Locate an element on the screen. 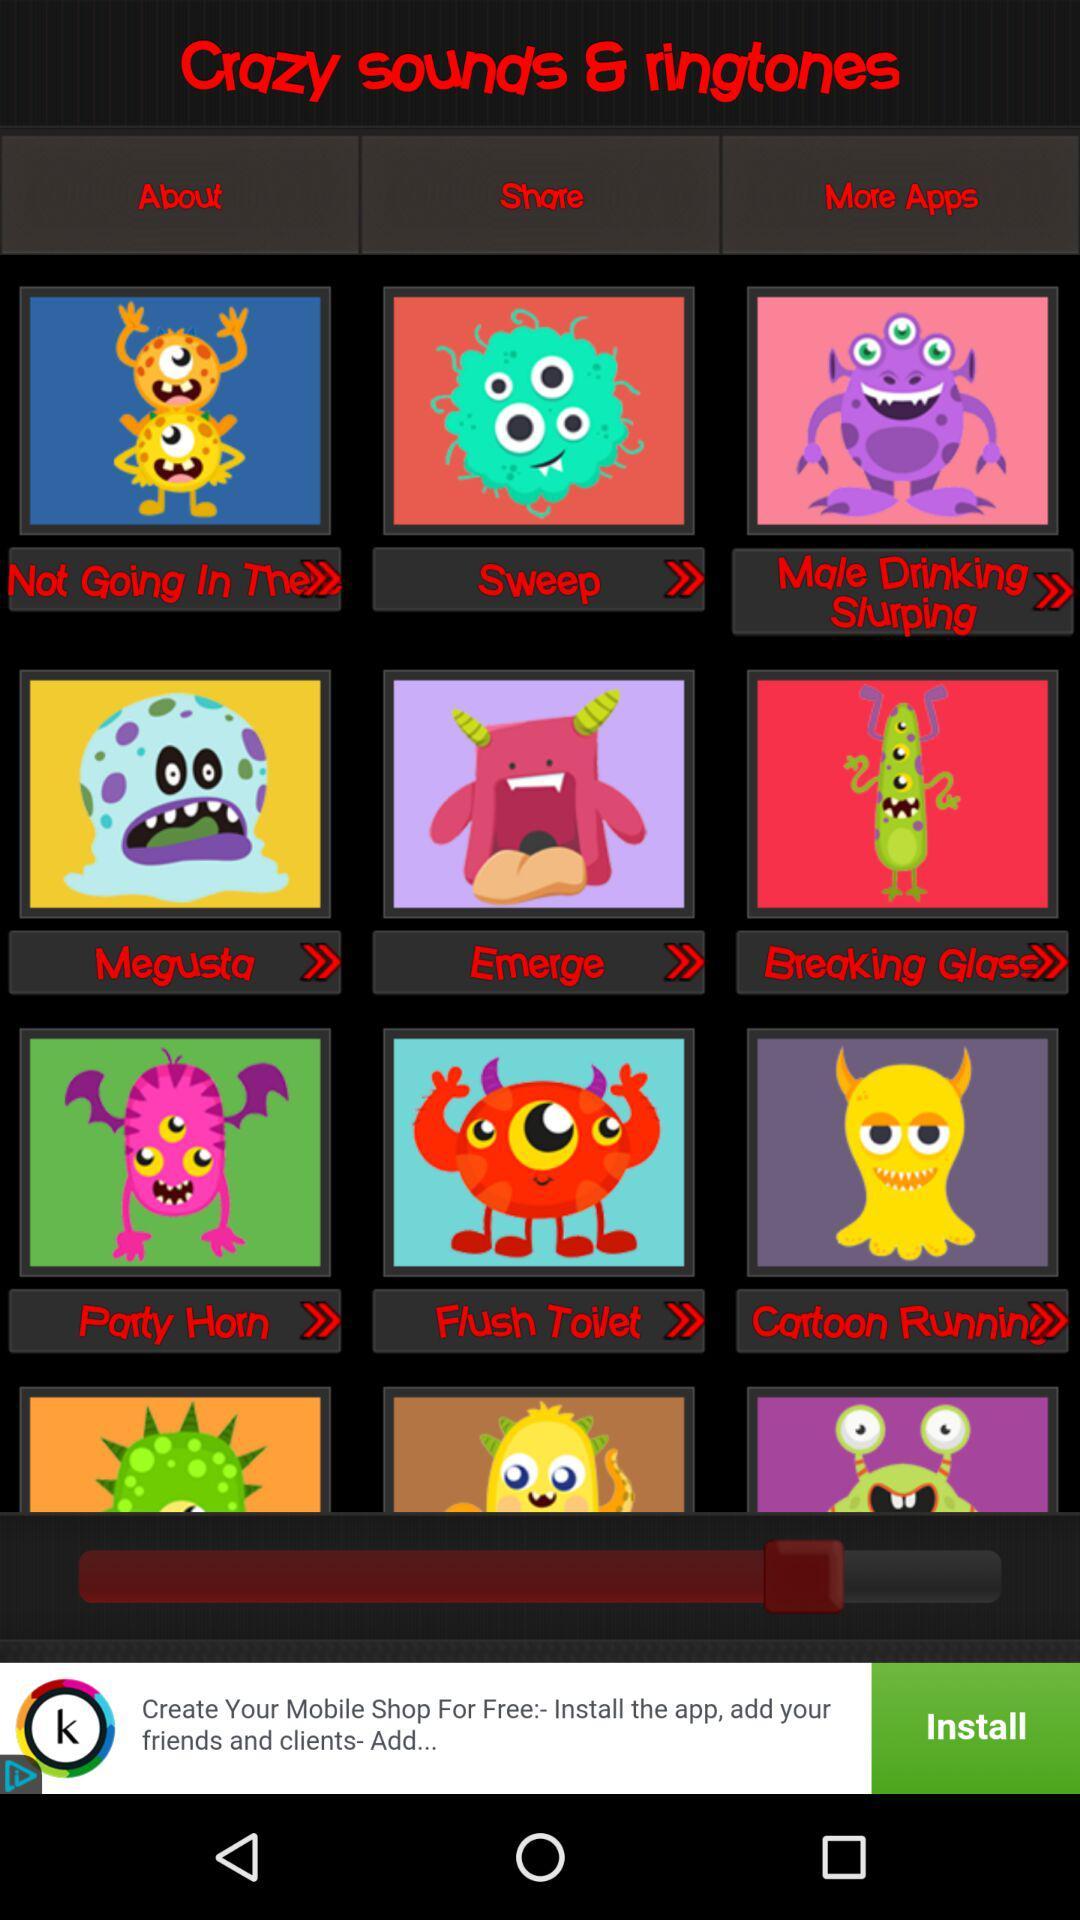  the tone is located at coordinates (537, 794).